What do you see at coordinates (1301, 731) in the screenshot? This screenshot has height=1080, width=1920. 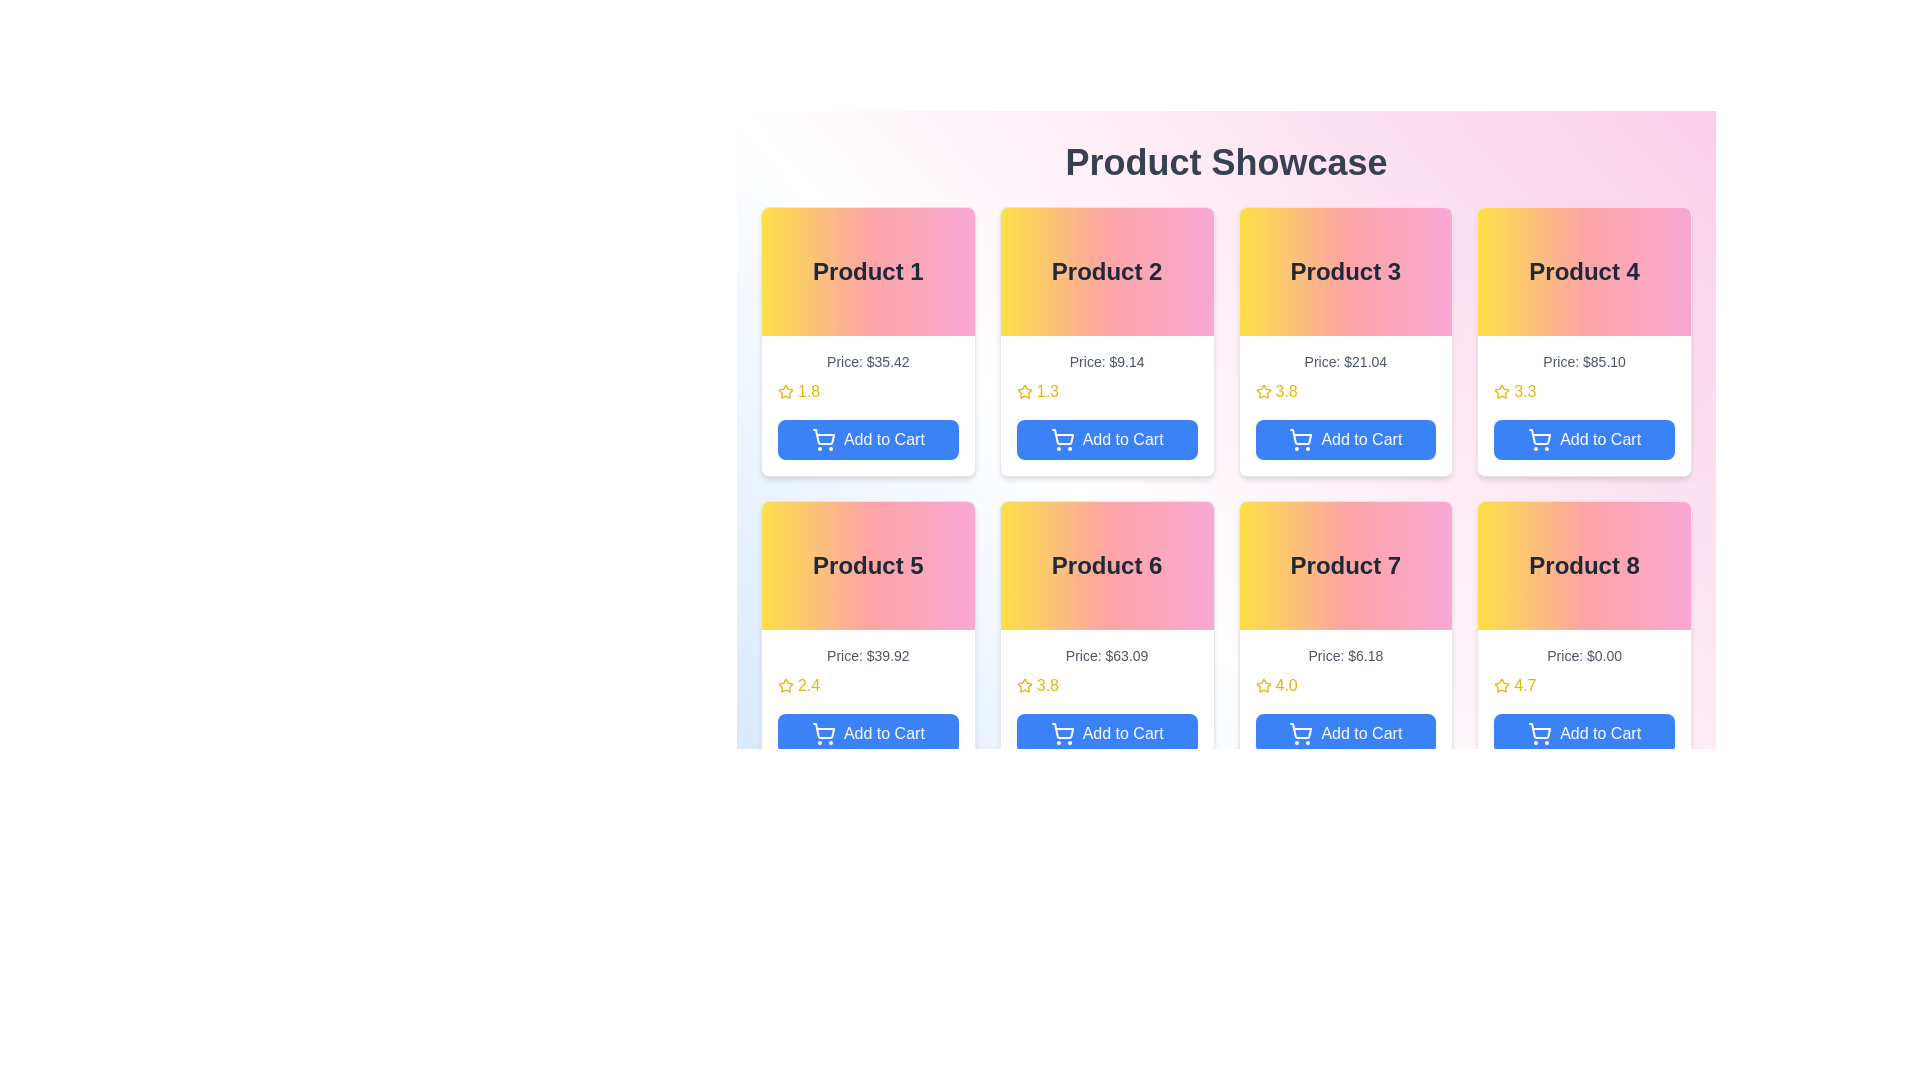 I see `the shopping cart icon, which is part of the 'Add to Cart' button located in the seventh product card of the grid layout` at bounding box center [1301, 731].